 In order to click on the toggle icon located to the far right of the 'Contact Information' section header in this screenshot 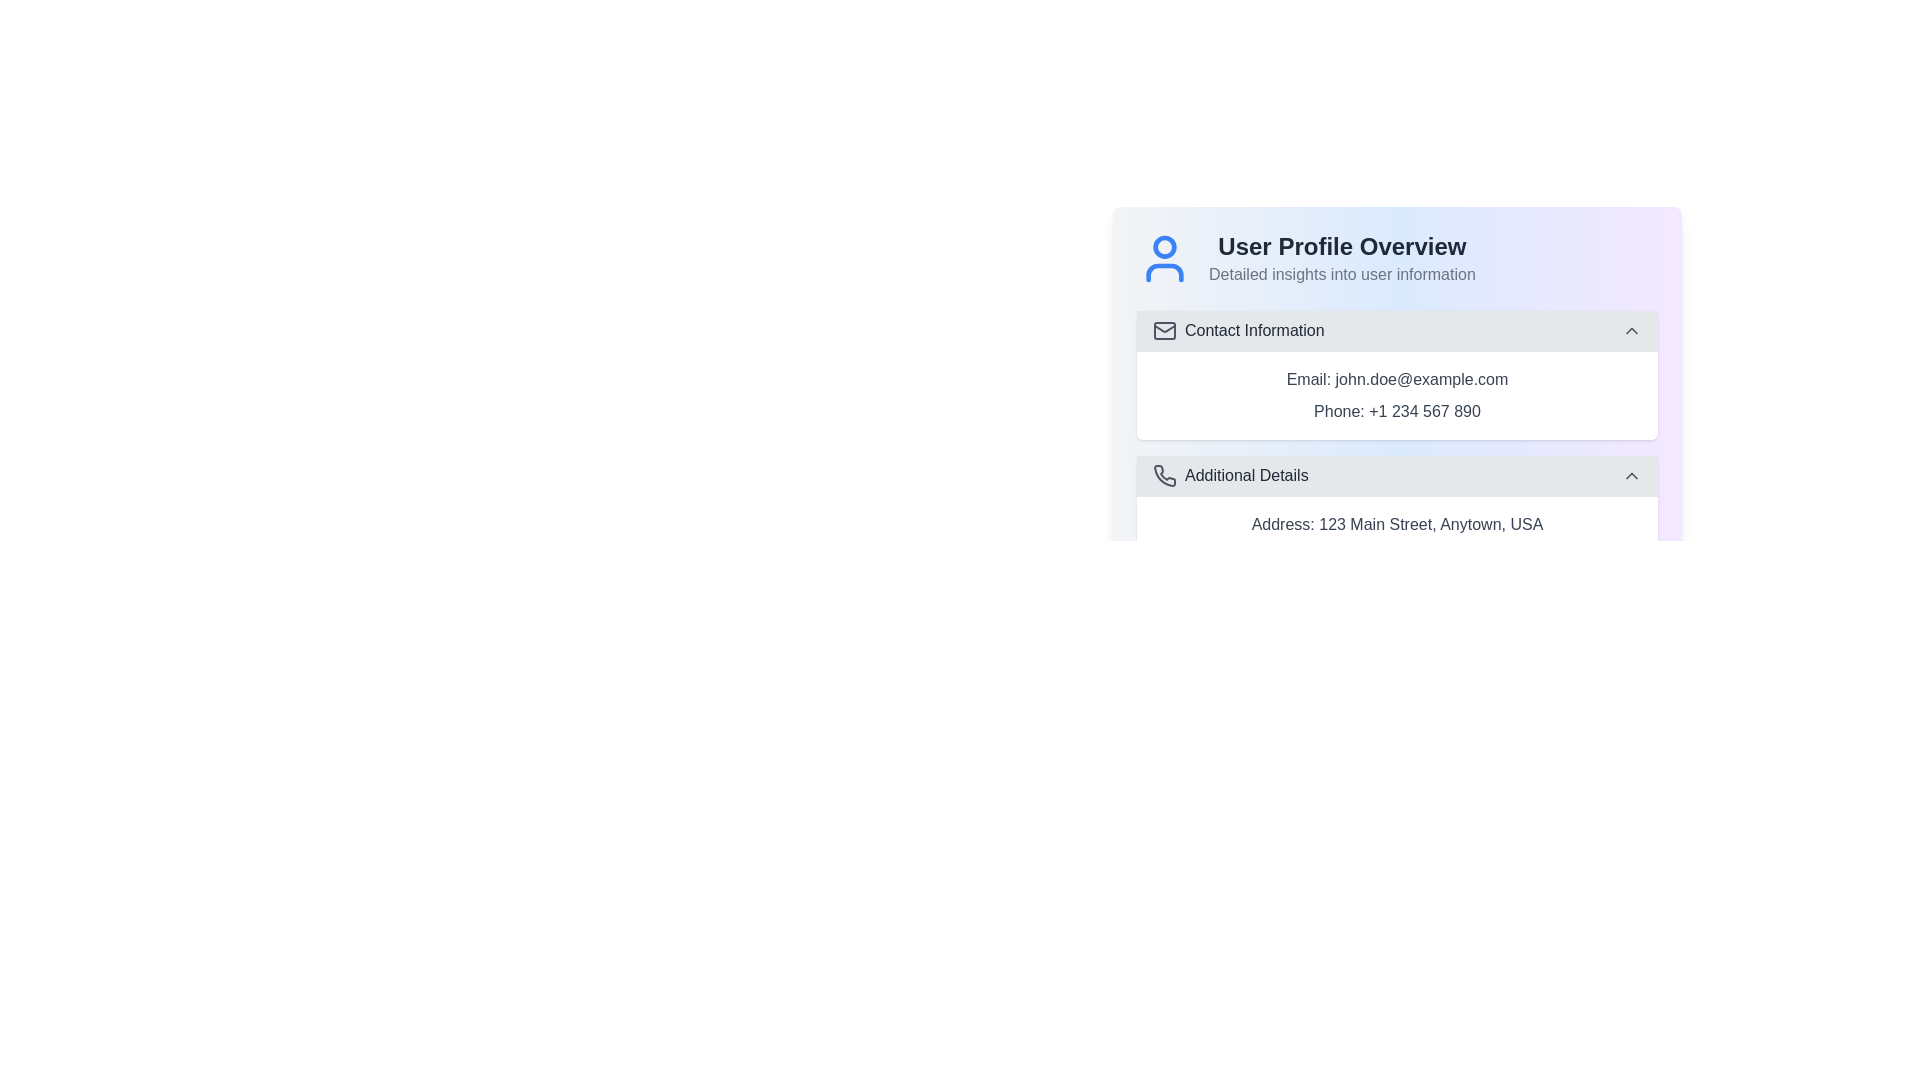, I will do `click(1632, 330)`.